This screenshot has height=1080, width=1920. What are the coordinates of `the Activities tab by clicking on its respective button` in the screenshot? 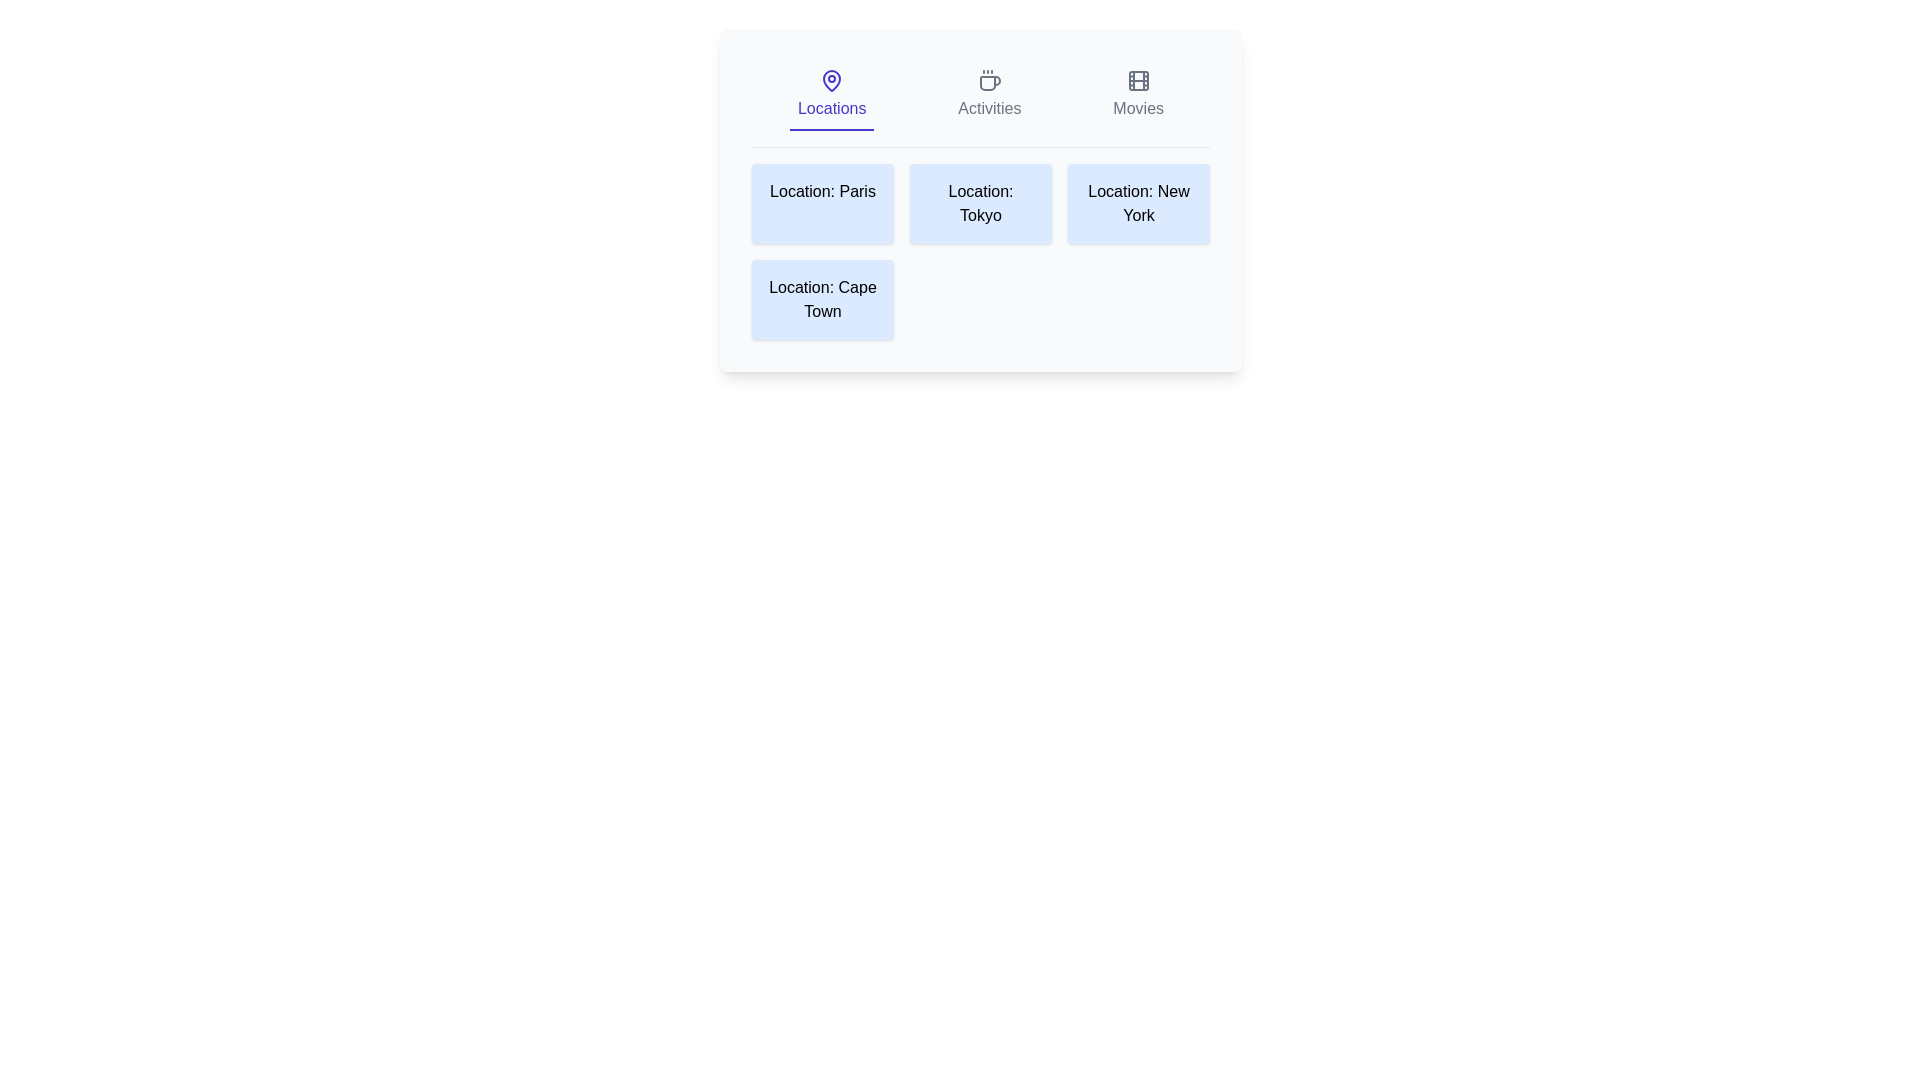 It's located at (989, 96).